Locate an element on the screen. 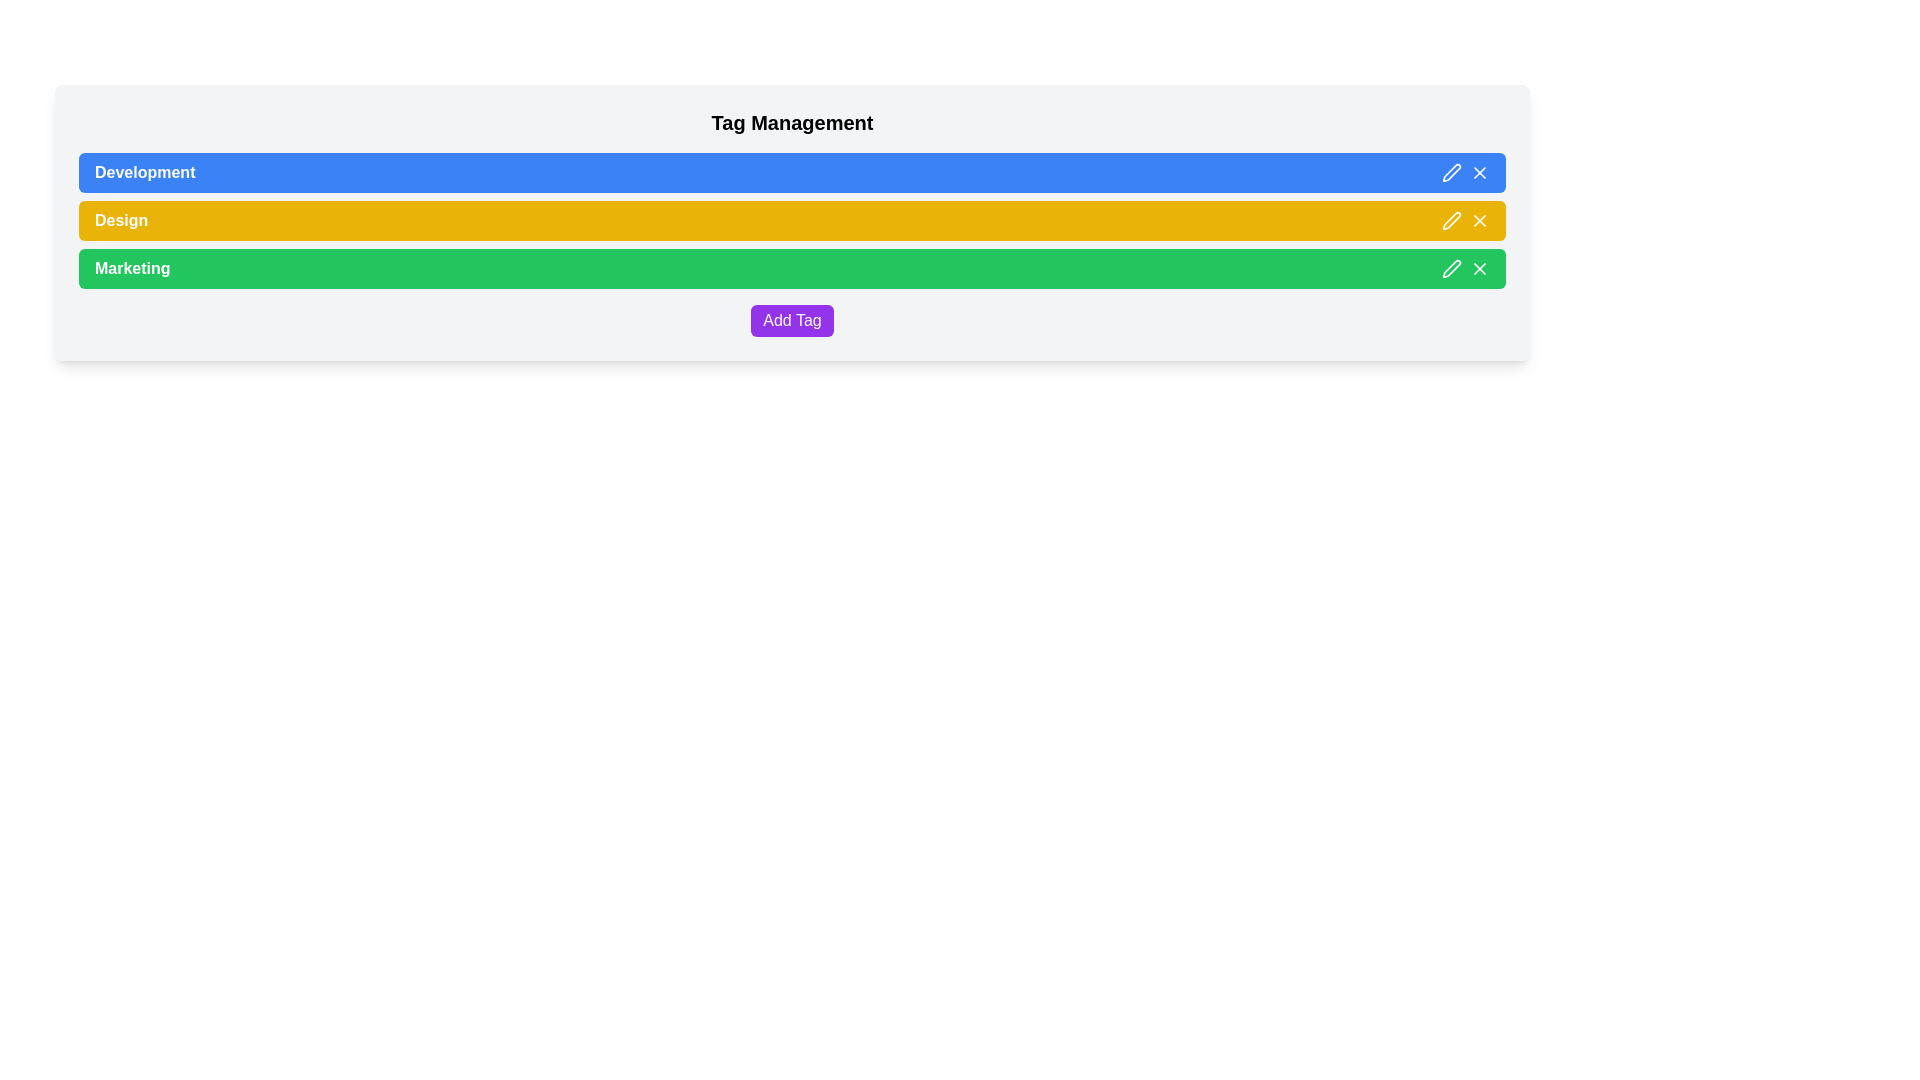 This screenshot has width=1920, height=1080. the 'X' icon close button located in the top-right corner of the yellow 'Design' panel is located at coordinates (1479, 220).